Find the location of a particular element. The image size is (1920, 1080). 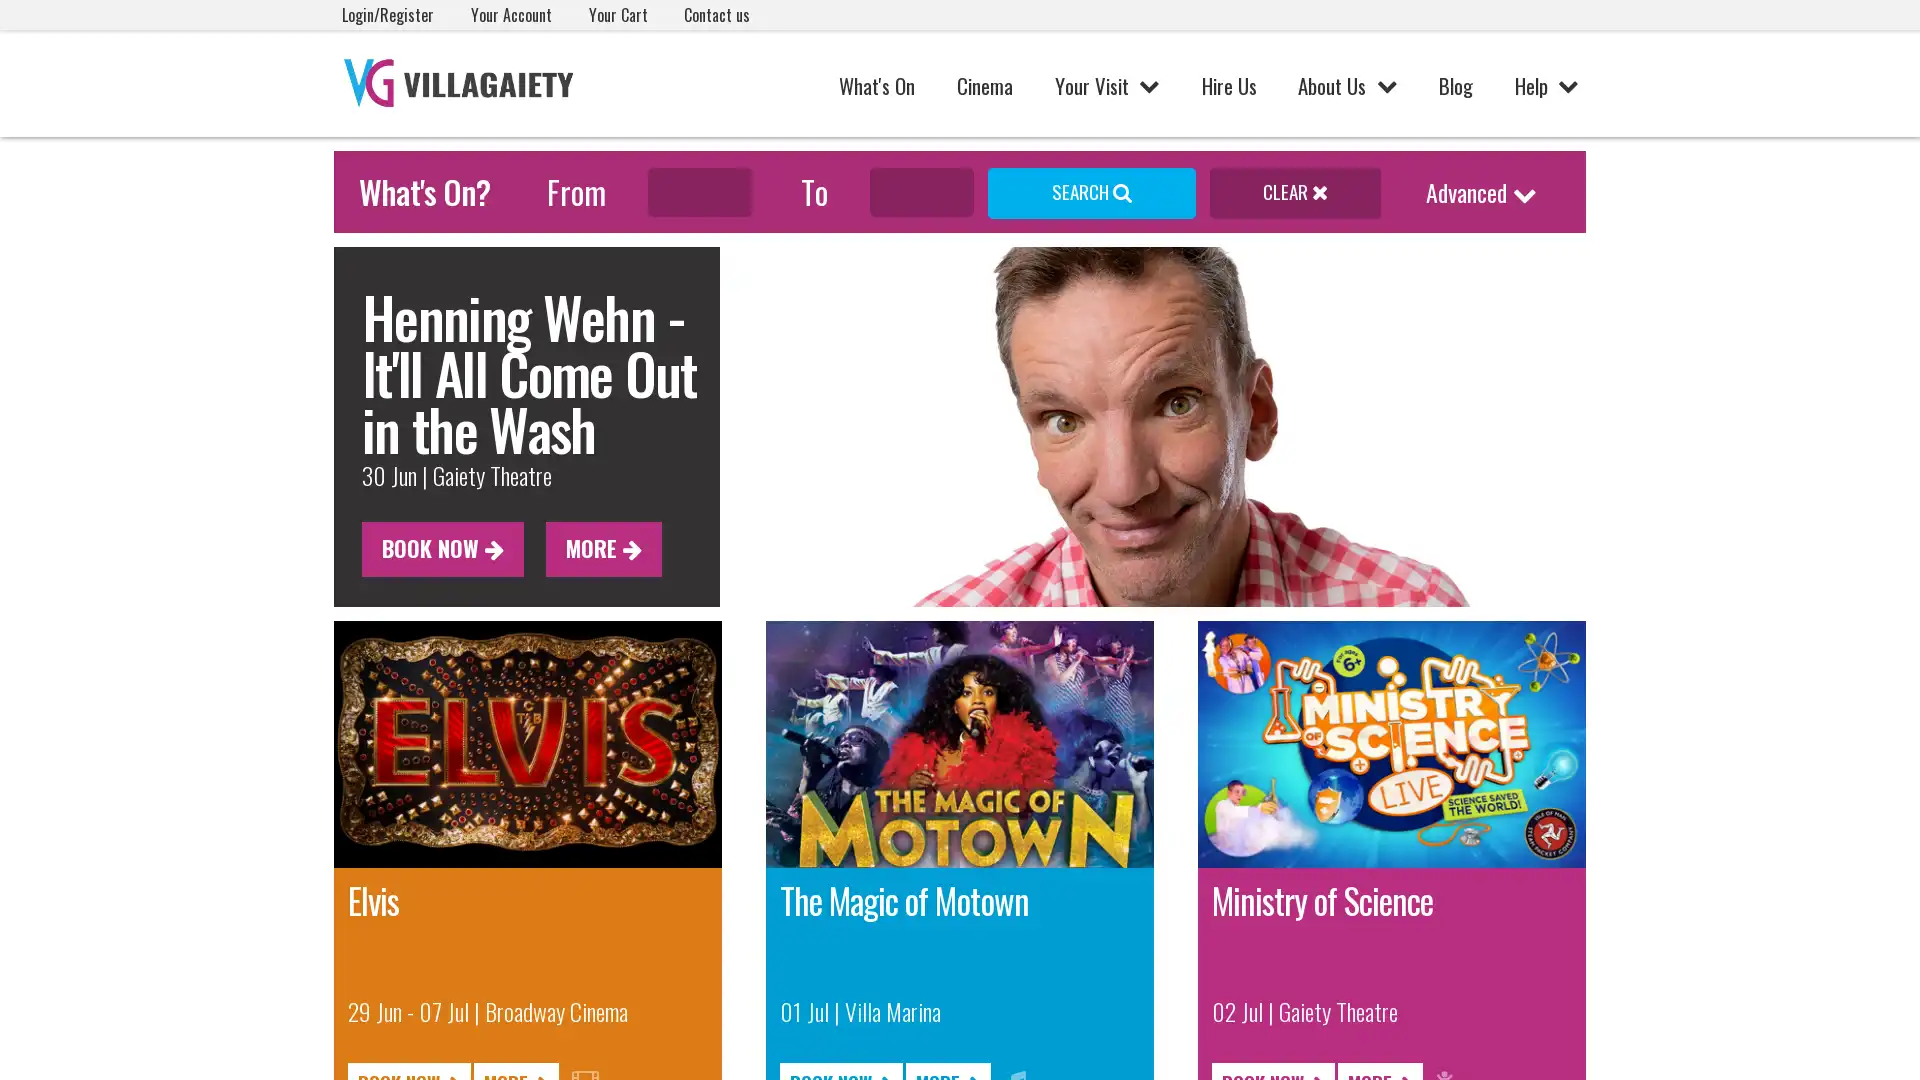

Your Visit is located at coordinates (1105, 84).